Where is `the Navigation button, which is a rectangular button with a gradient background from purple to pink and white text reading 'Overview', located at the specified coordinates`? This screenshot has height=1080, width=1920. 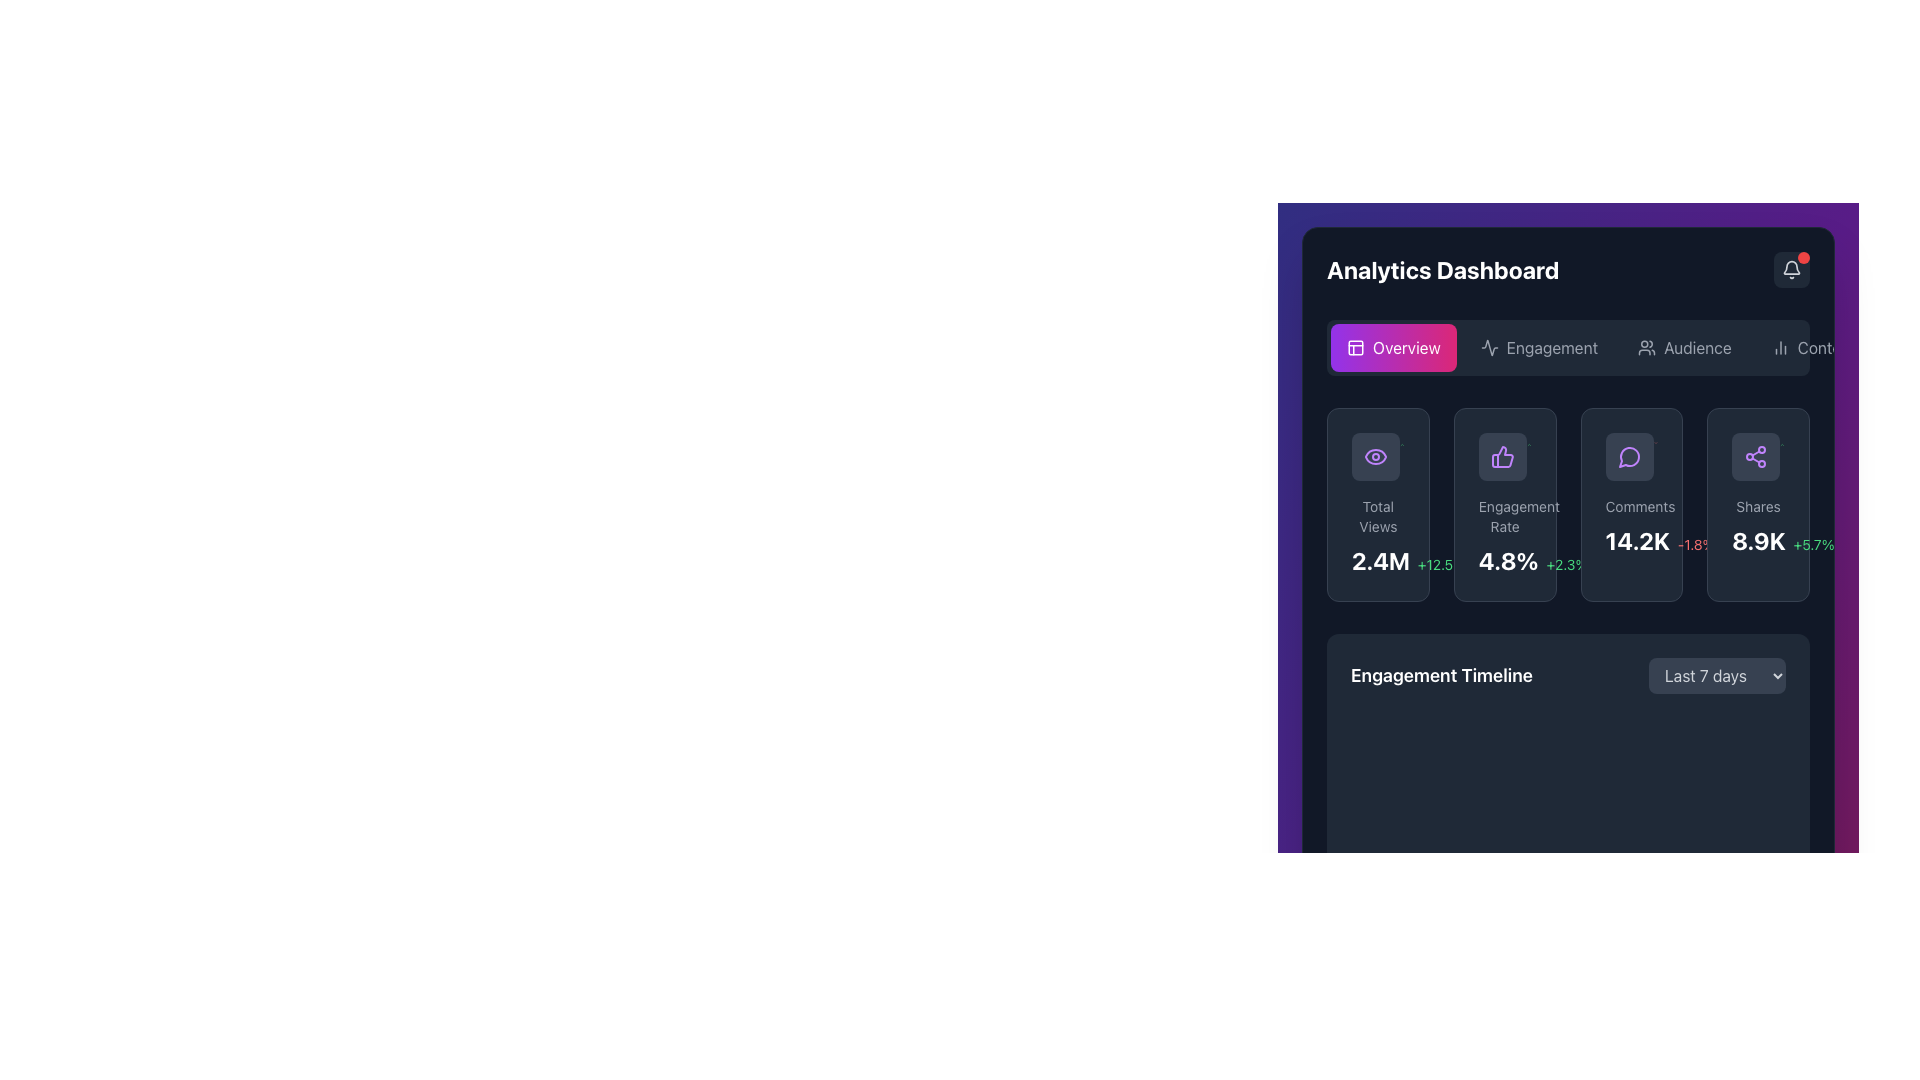
the Navigation button, which is a rectangular button with a gradient background from purple to pink and white text reading 'Overview', located at the specified coordinates is located at coordinates (1392, 346).